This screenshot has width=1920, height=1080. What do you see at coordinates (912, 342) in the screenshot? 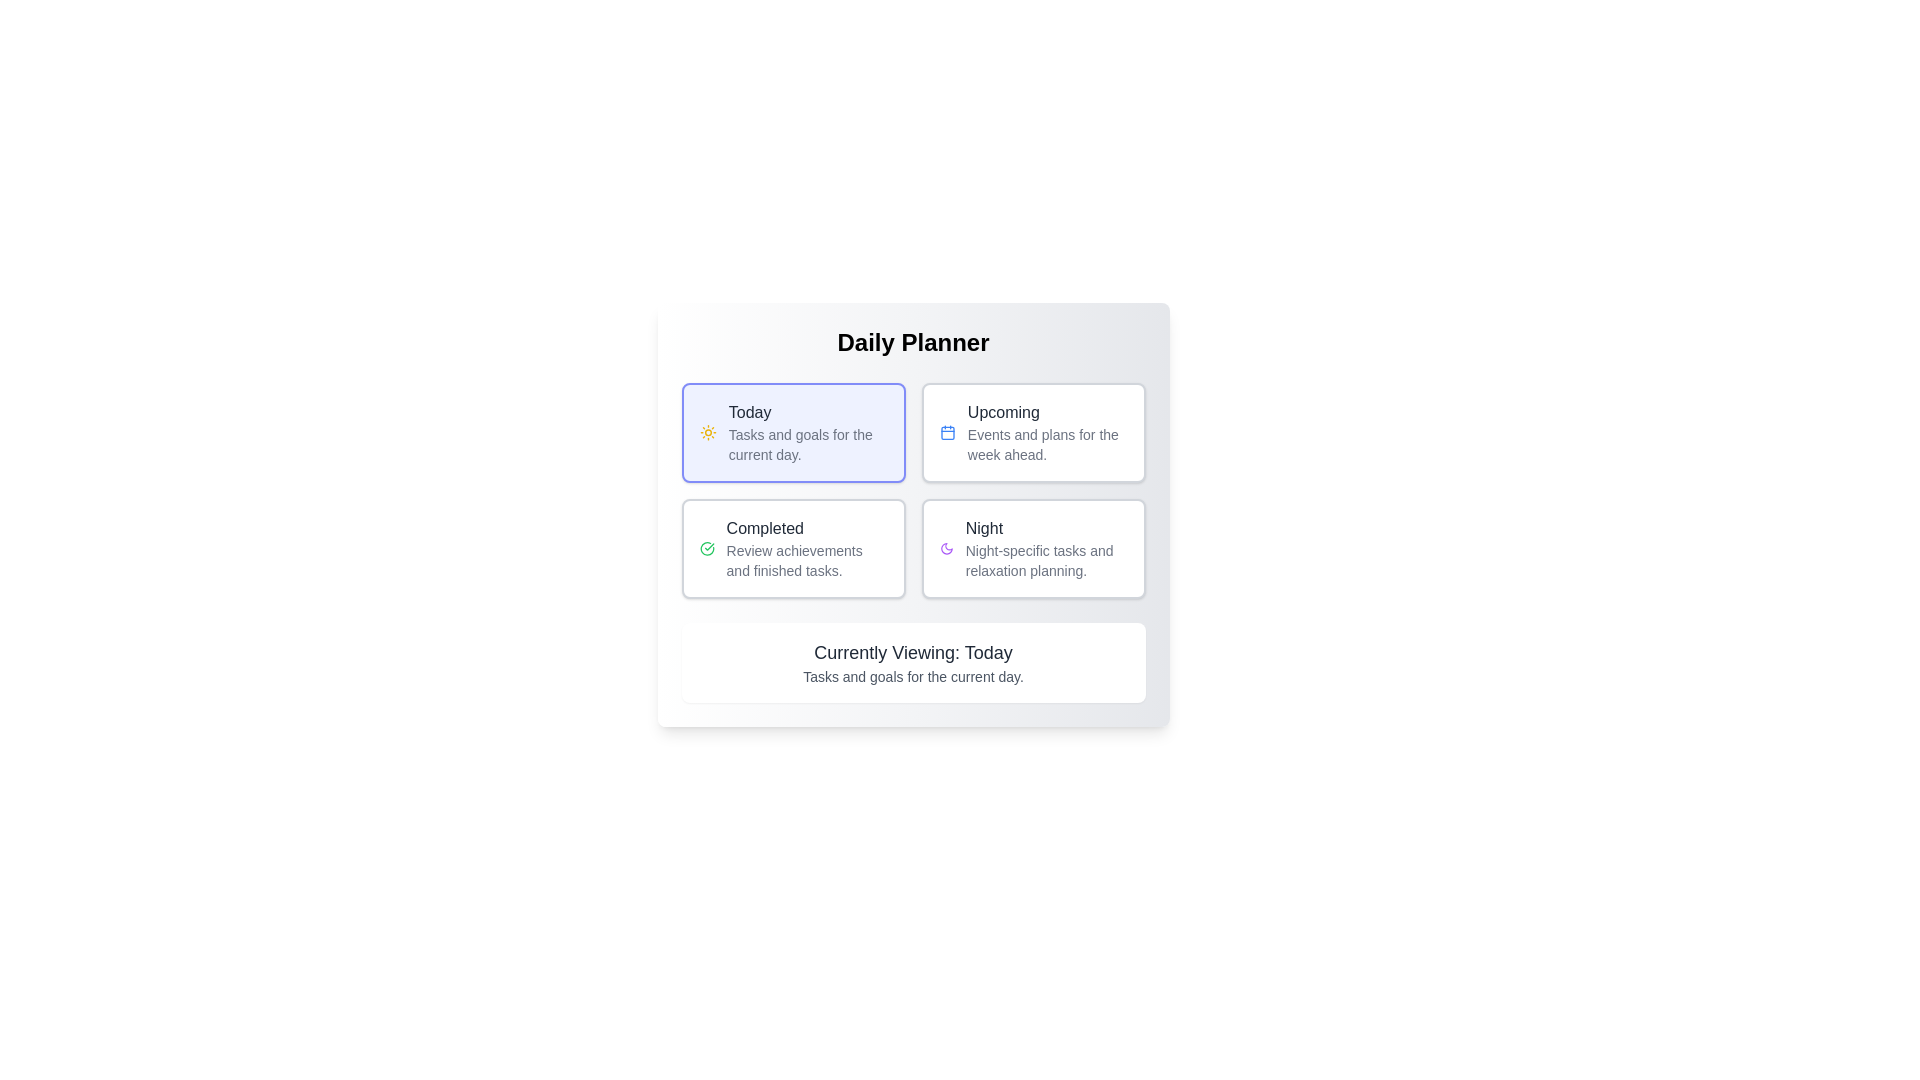
I see `the 'Daily Planner' text element, which is styled in a bold, large font and serves as the header for the section` at bounding box center [912, 342].